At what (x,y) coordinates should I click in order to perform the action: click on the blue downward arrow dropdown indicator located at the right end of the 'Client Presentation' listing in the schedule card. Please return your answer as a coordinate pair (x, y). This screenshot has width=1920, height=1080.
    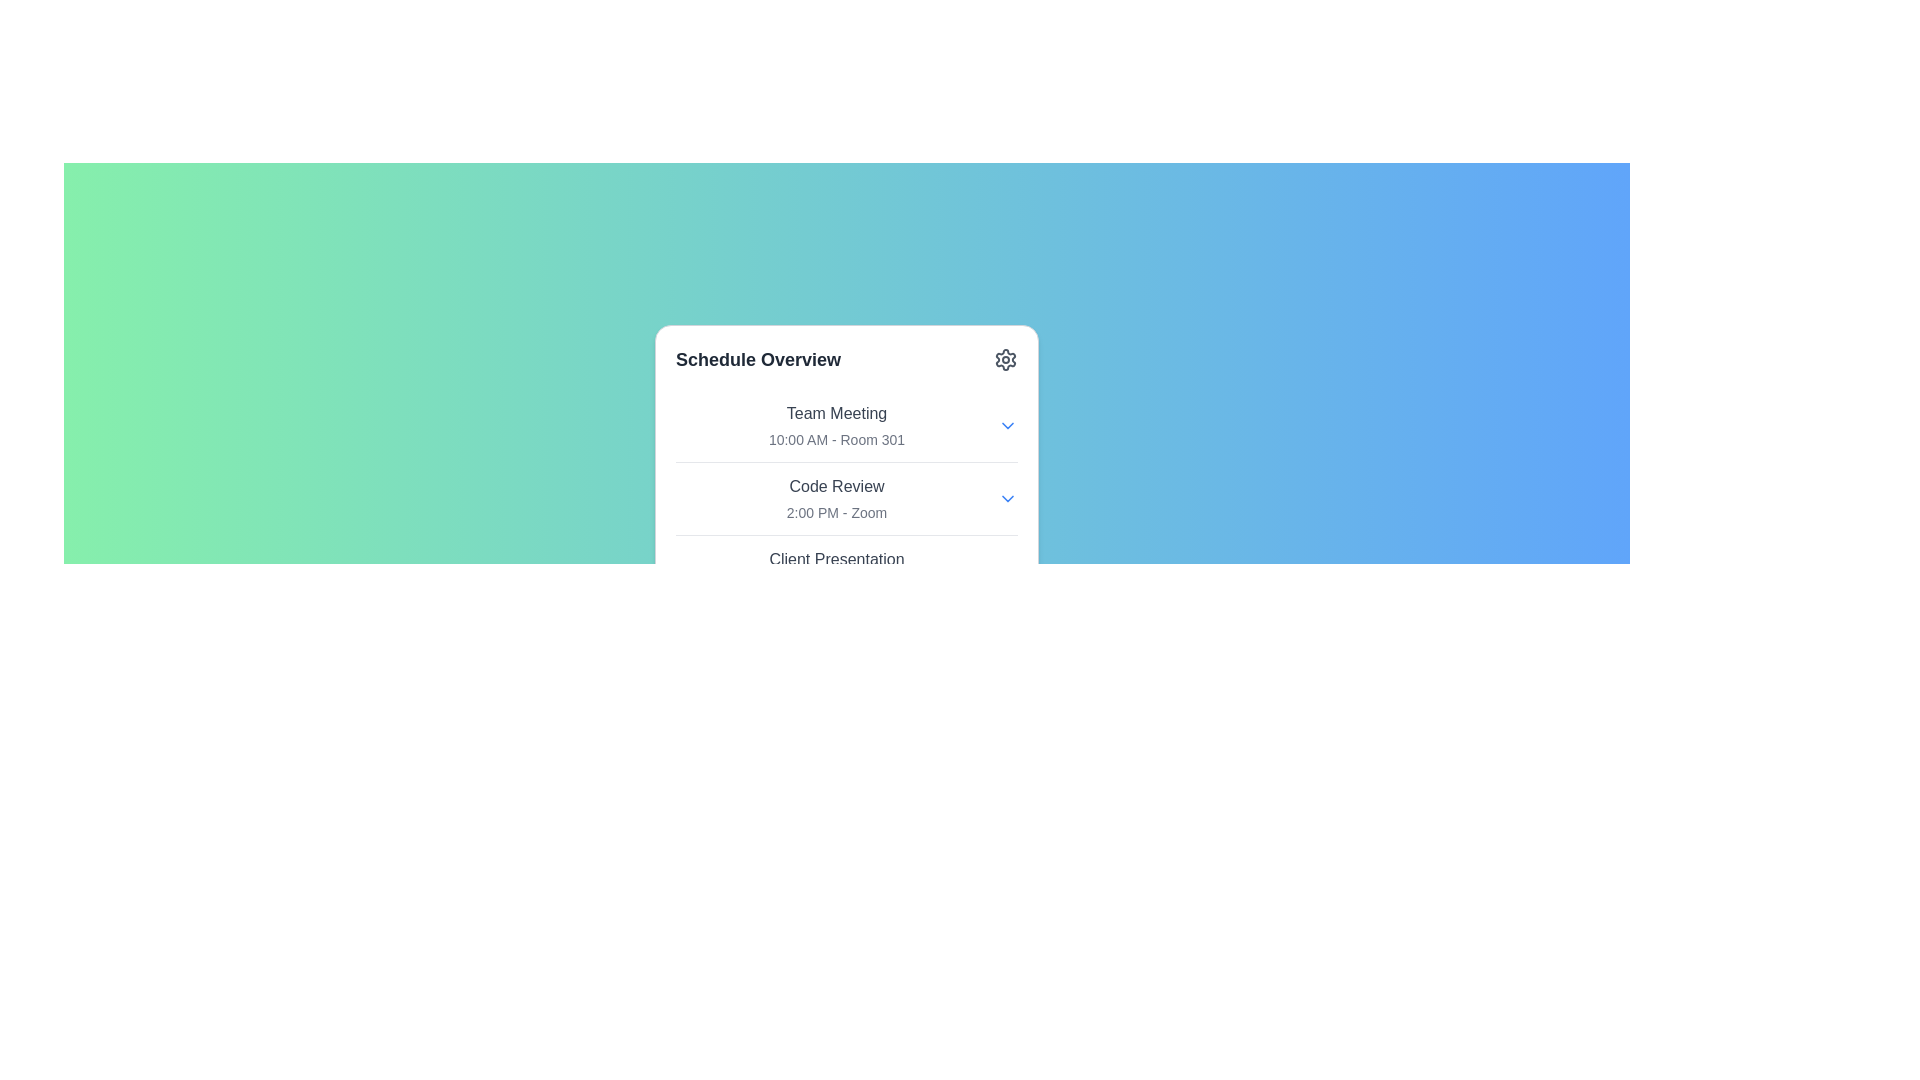
    Looking at the image, I should click on (1008, 571).